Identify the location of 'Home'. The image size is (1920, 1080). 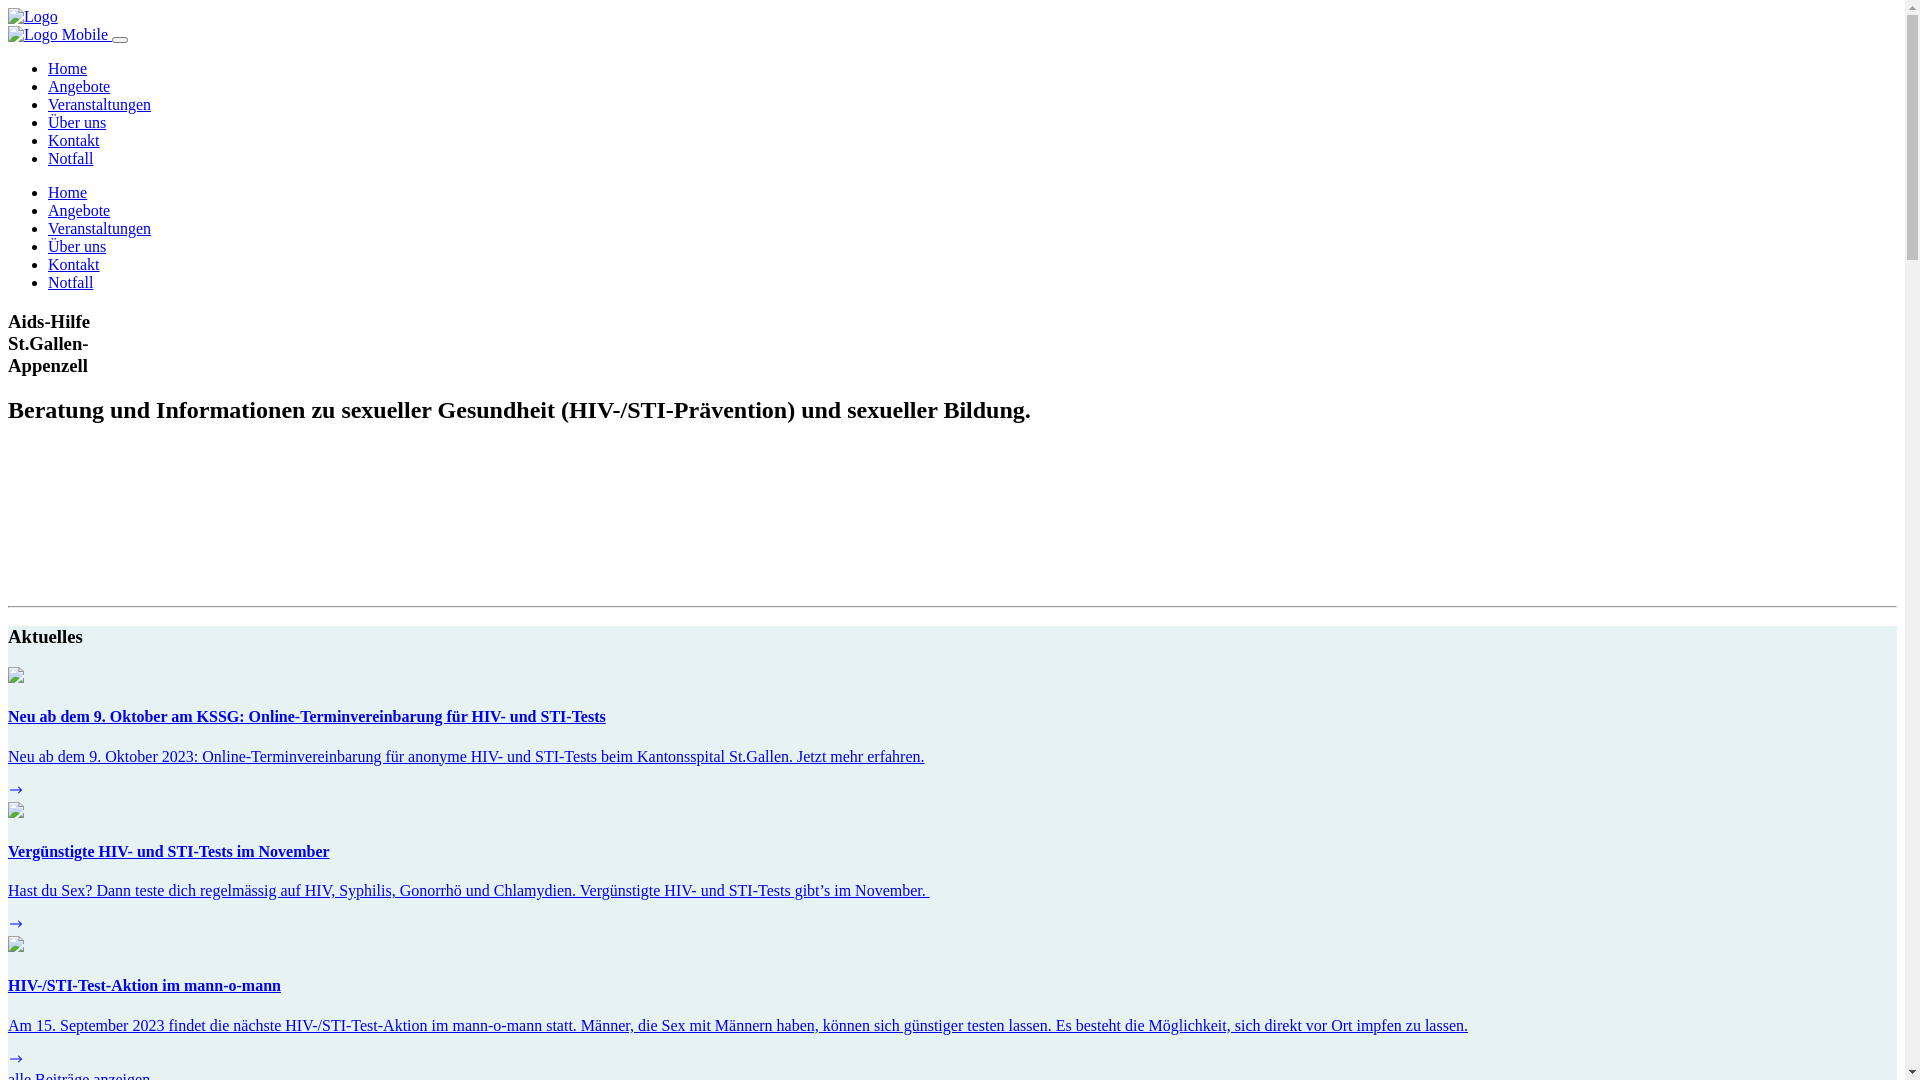
(67, 192).